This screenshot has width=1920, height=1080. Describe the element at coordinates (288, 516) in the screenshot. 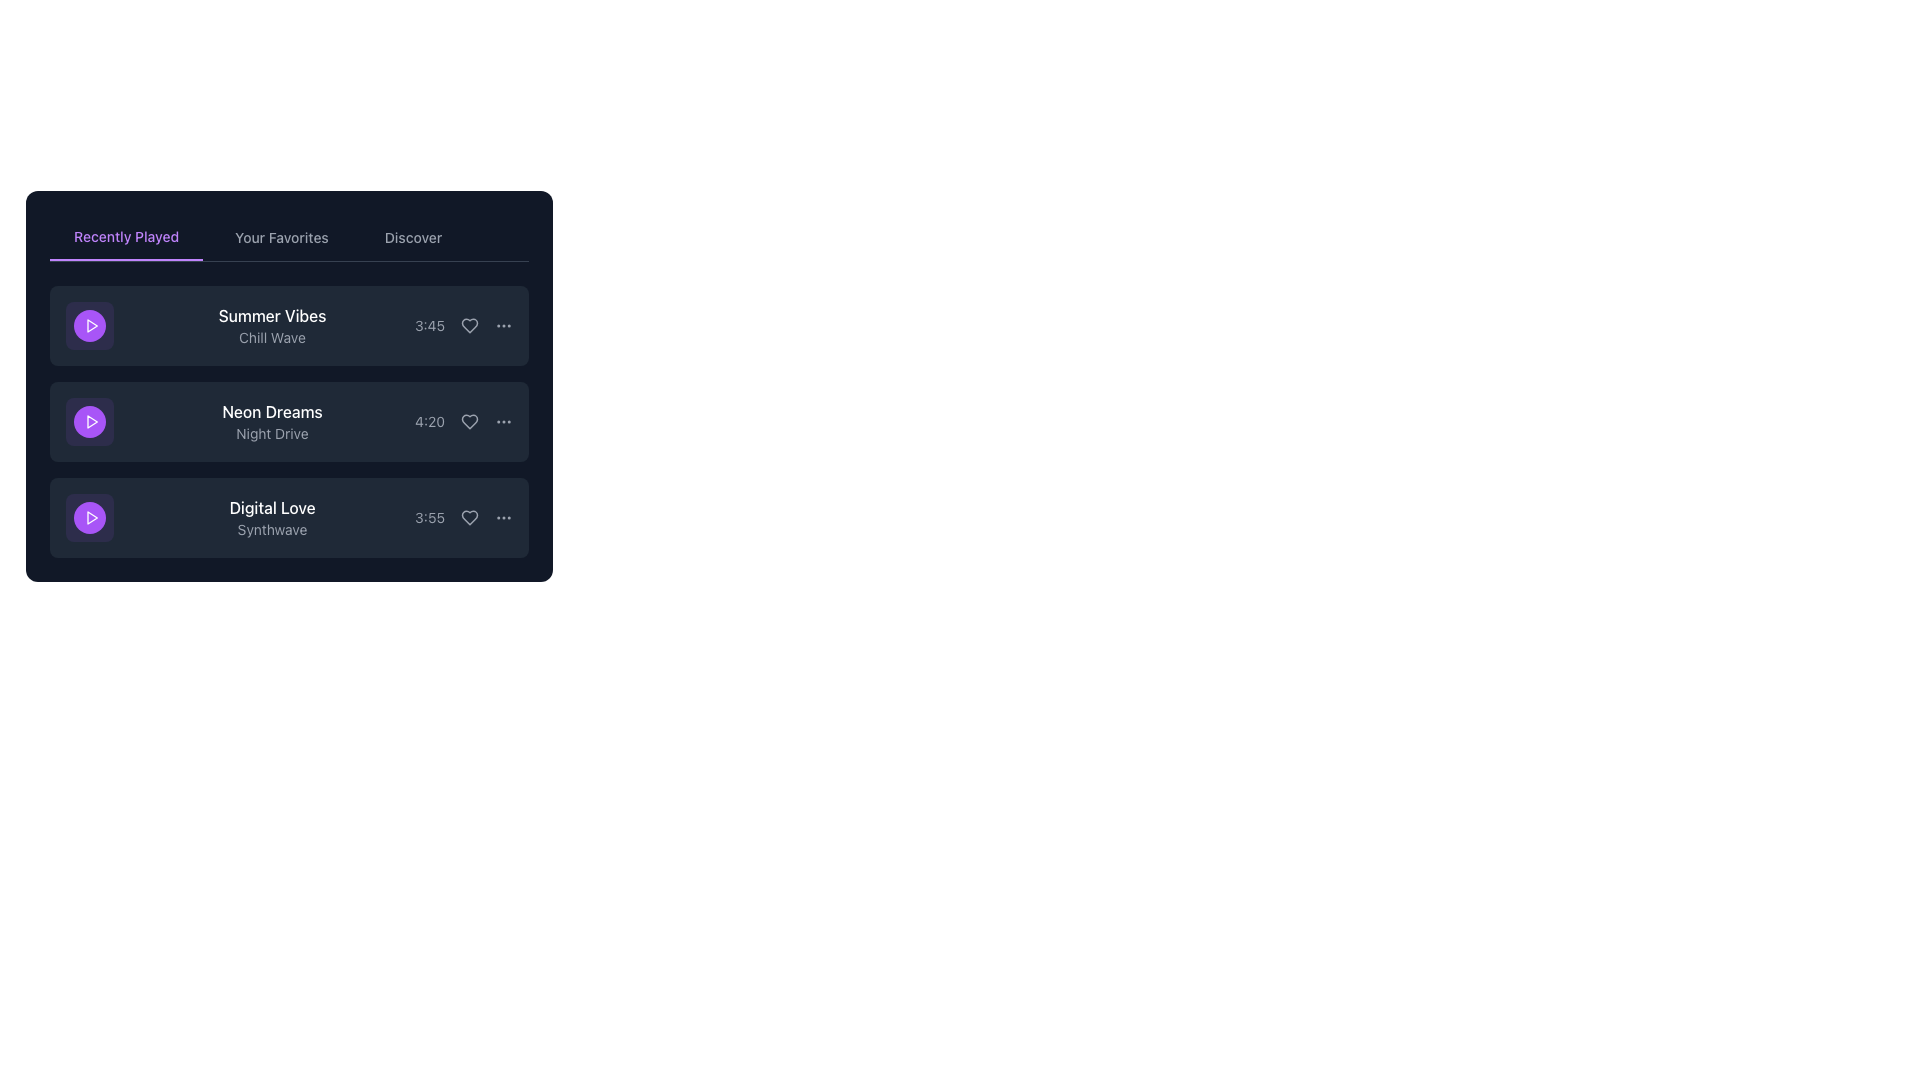

I see `the third playlist item in the 'Recently Played' section` at that location.